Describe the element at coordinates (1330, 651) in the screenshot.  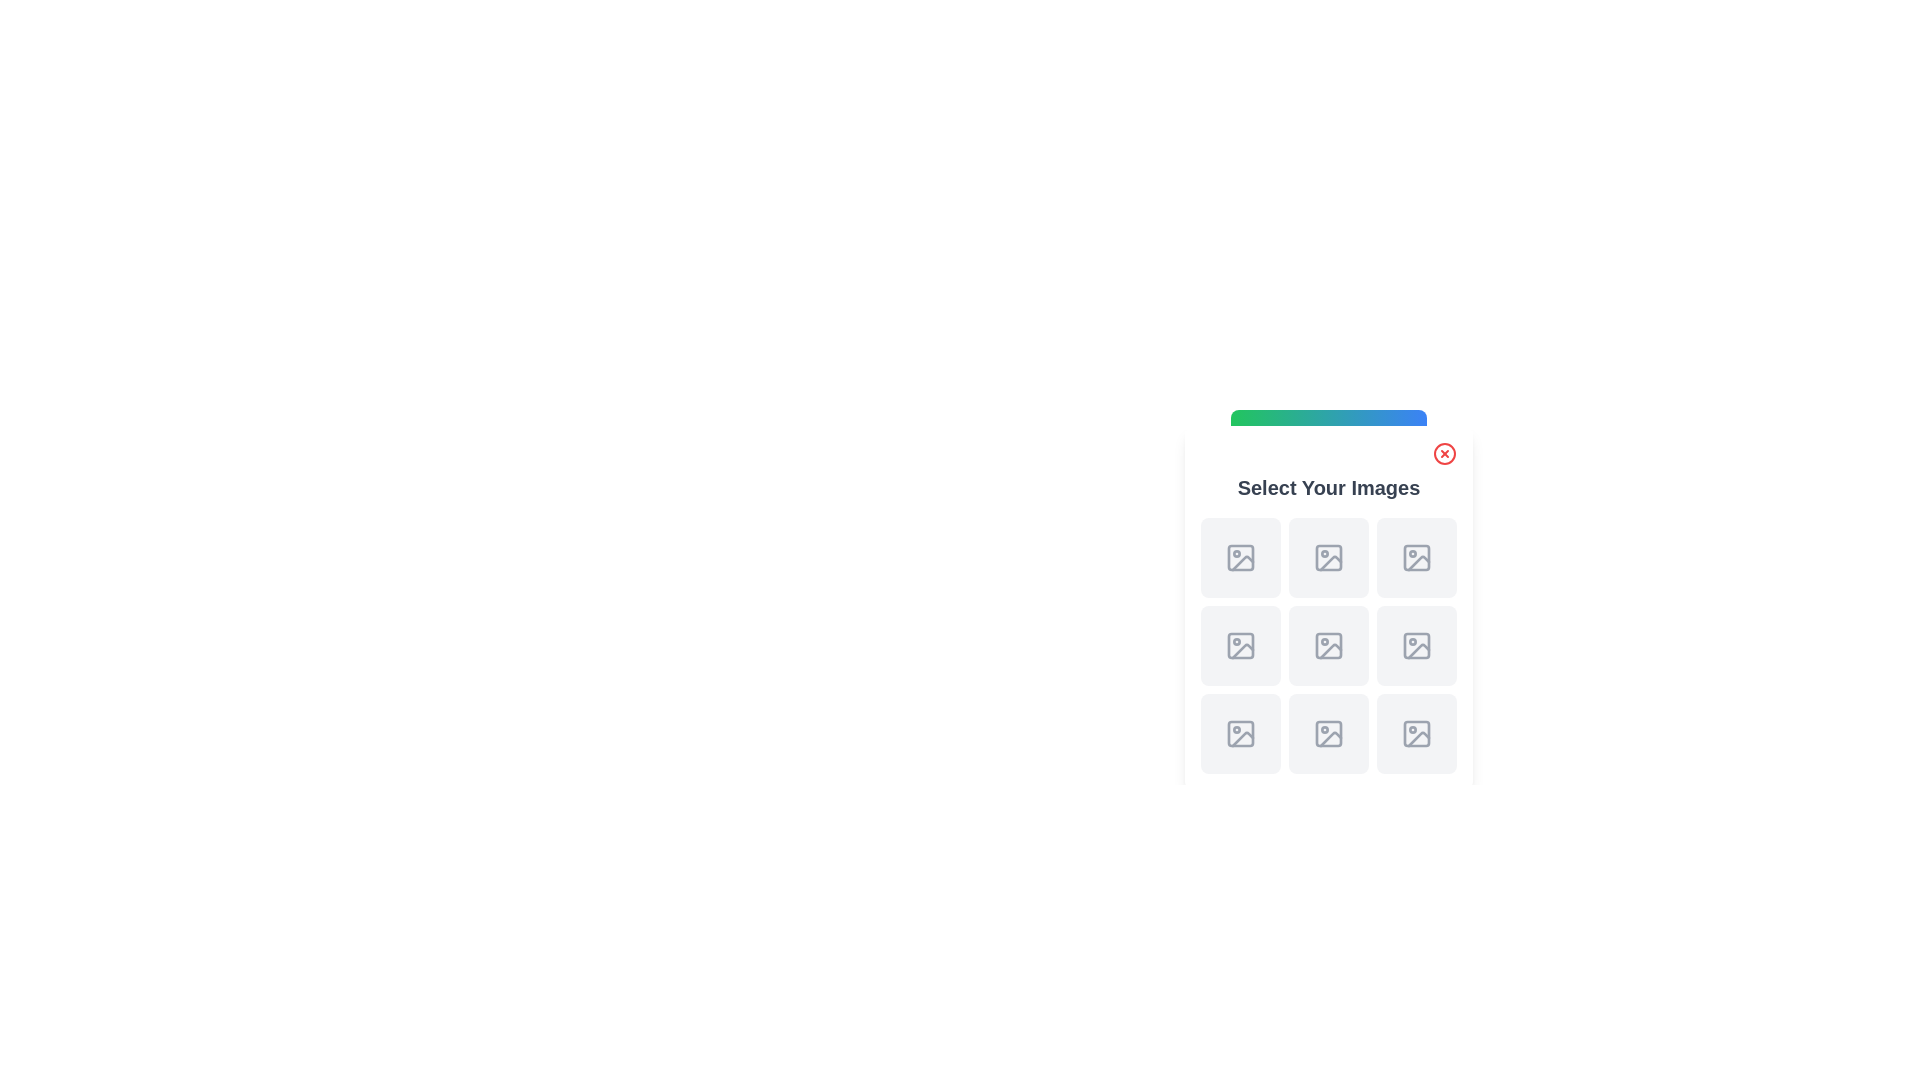
I see `the broken image icon, which is styled as a small diagonal image depiction with a light gray color scheme, located in the middle cell of the bottom row of the UI grid layout` at that location.